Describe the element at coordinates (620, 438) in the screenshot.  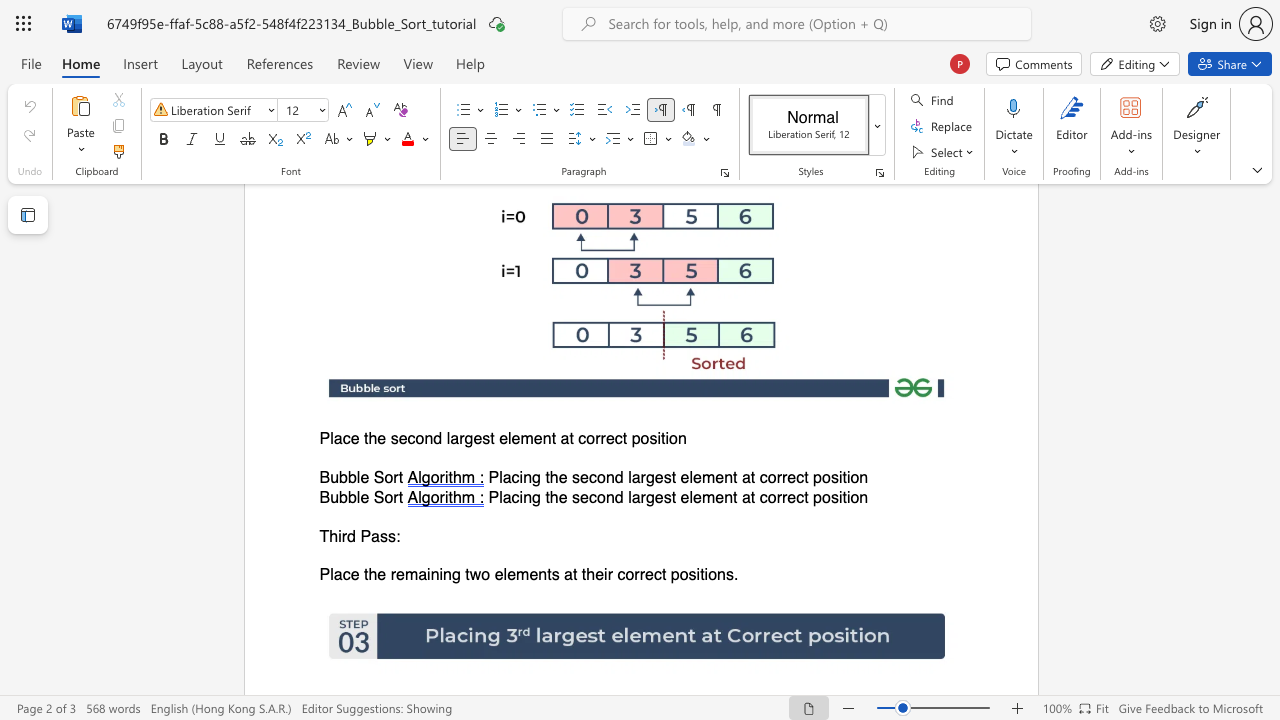
I see `the space between the continuous character "c" and "t" in the text` at that location.